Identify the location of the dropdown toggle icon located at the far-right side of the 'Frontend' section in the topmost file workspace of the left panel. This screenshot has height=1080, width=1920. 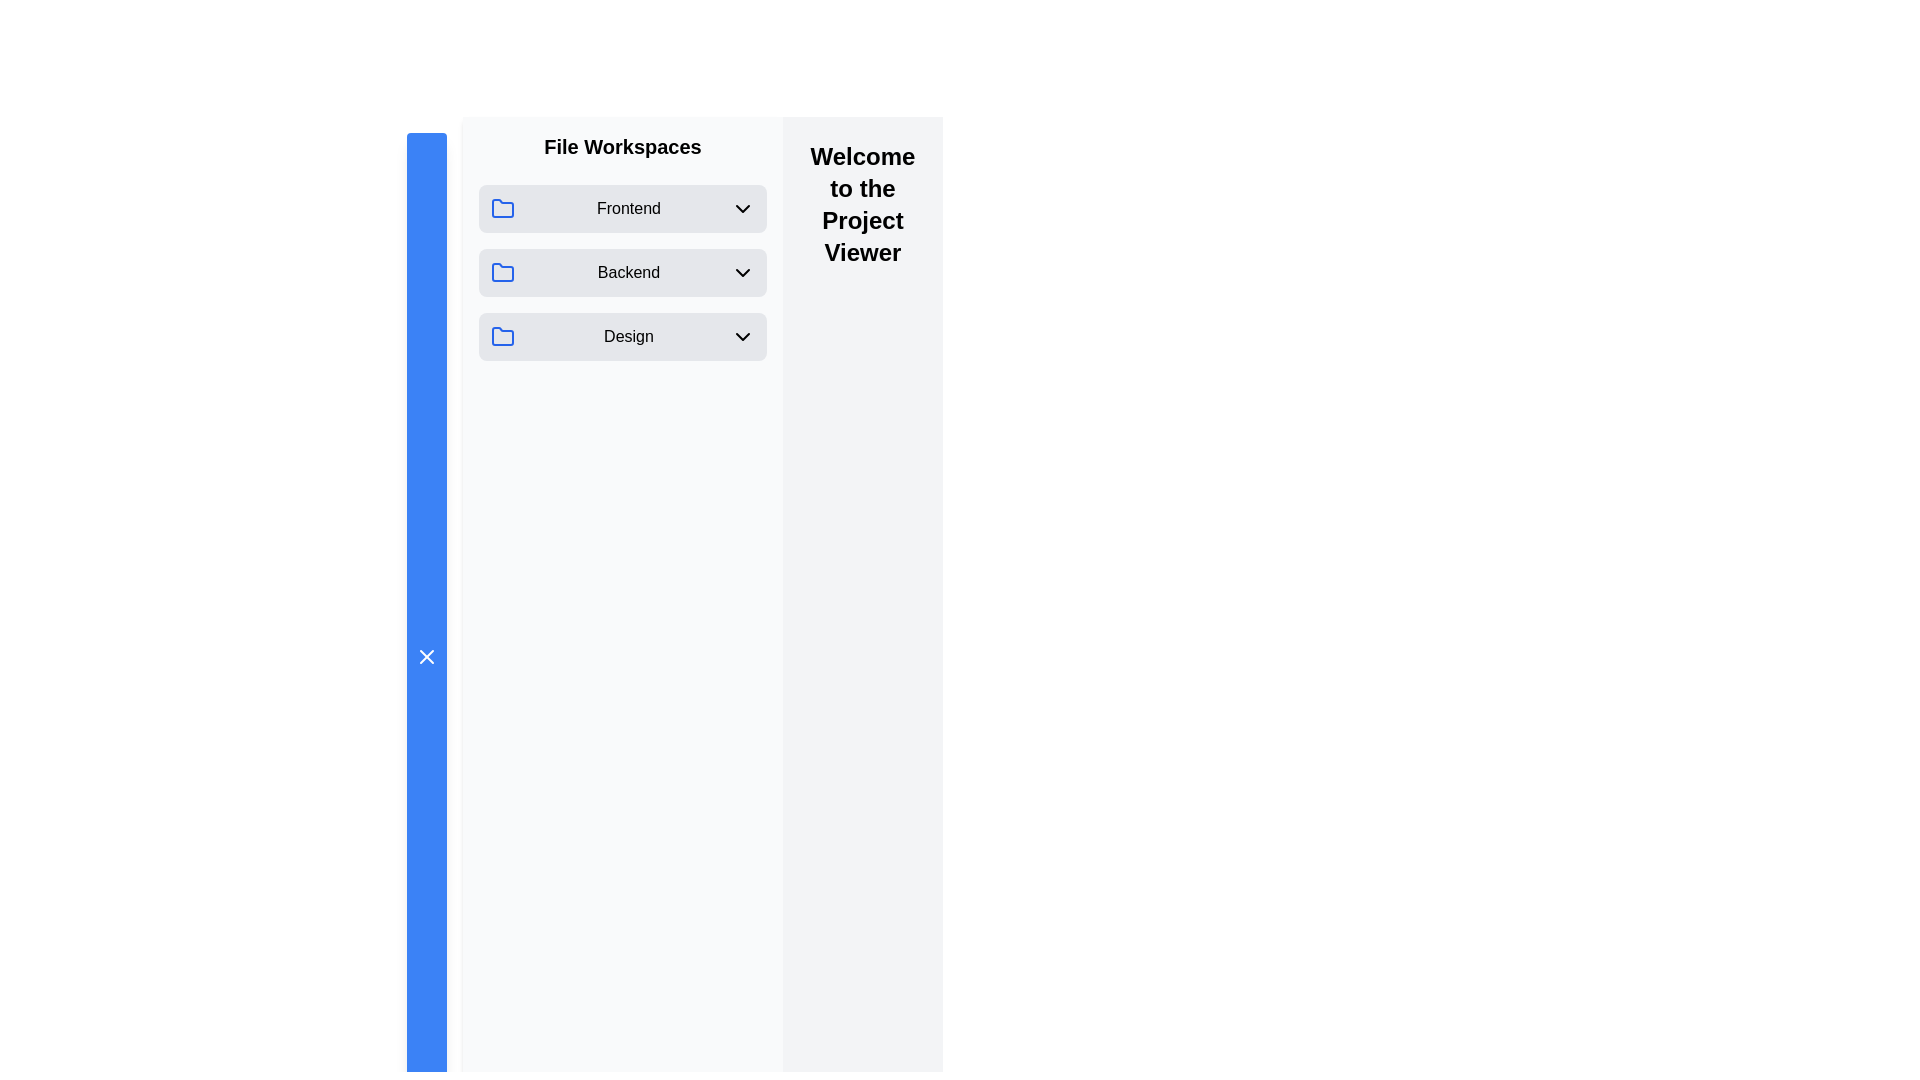
(742, 208).